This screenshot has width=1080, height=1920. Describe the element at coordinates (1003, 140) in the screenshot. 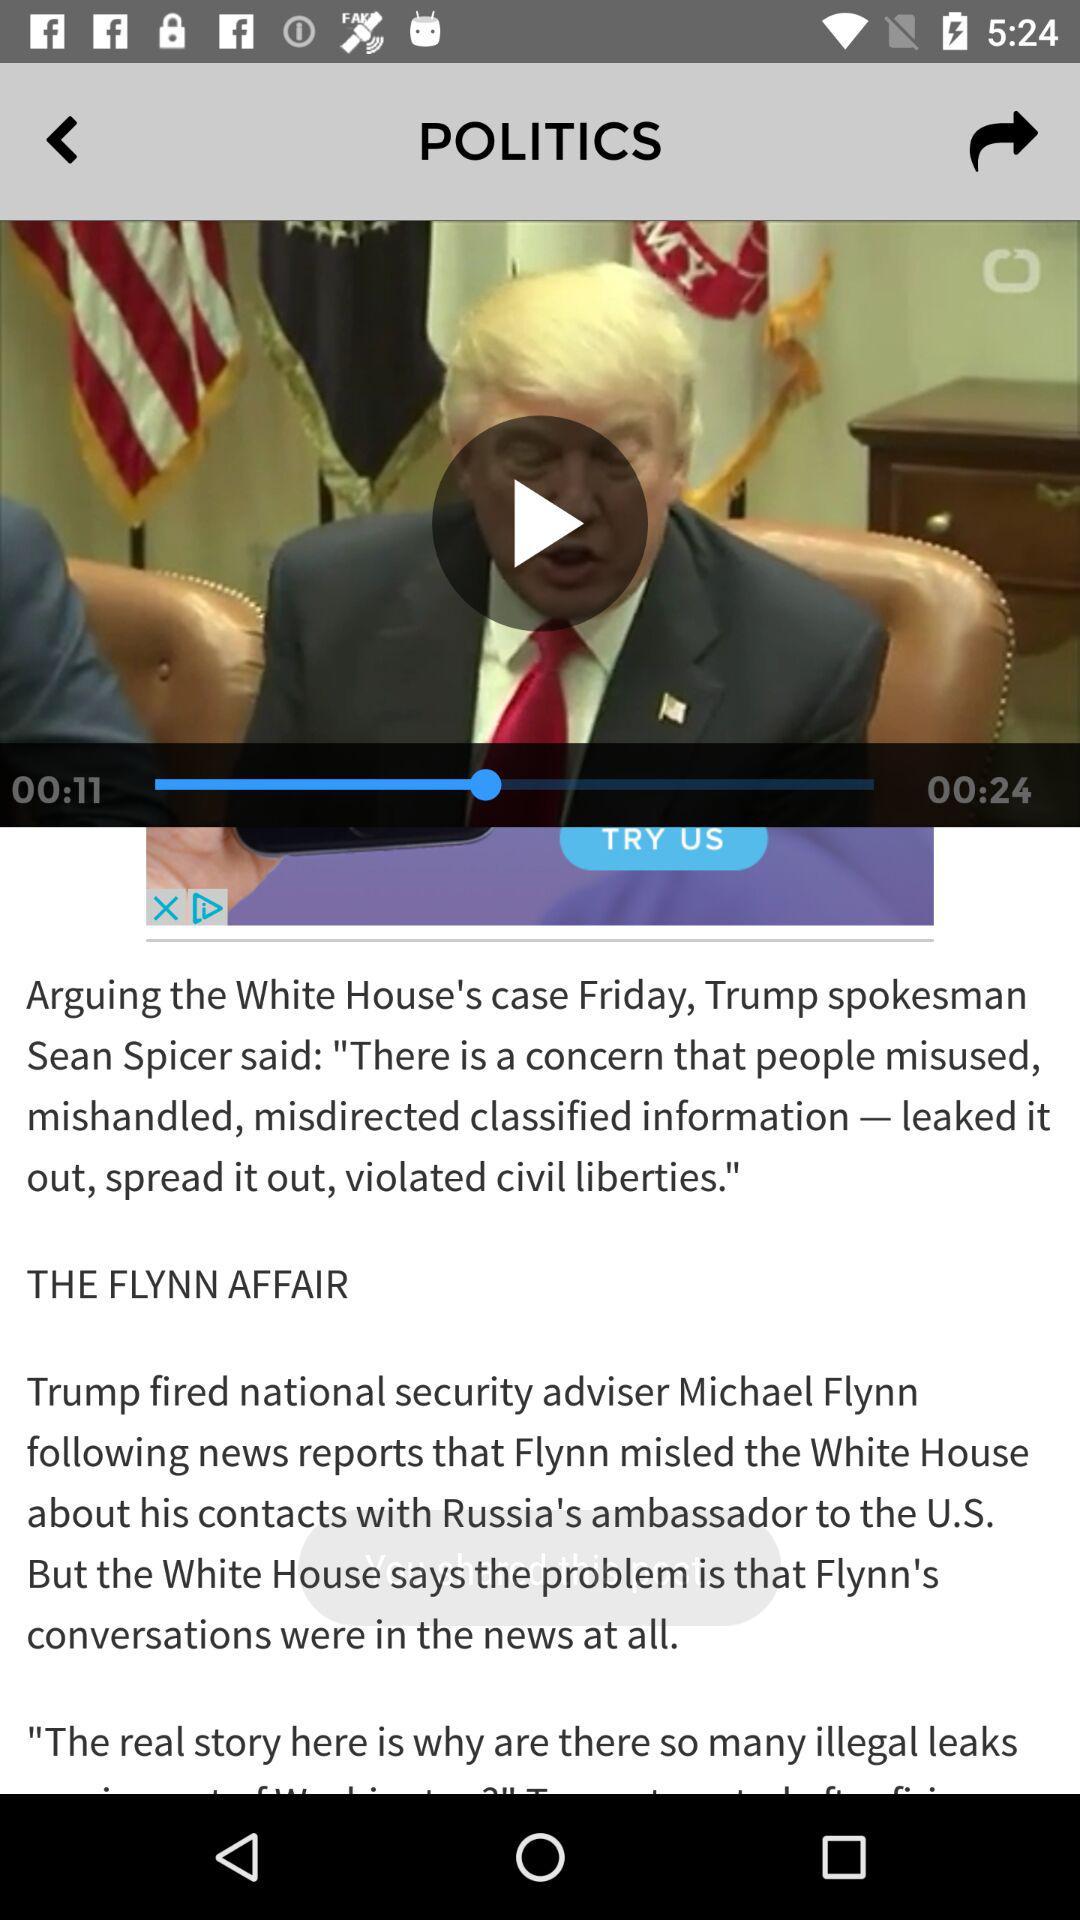

I see `the redo icon` at that location.